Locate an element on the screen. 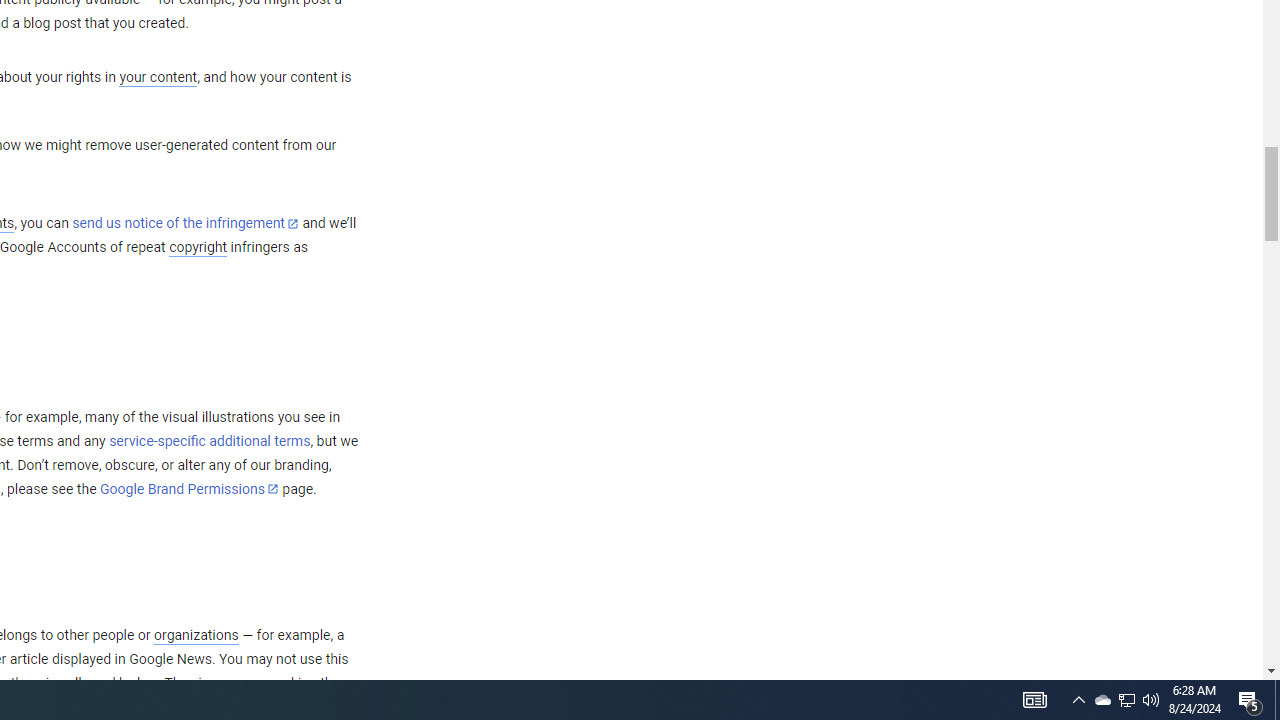  'organizations' is located at coordinates (196, 635).